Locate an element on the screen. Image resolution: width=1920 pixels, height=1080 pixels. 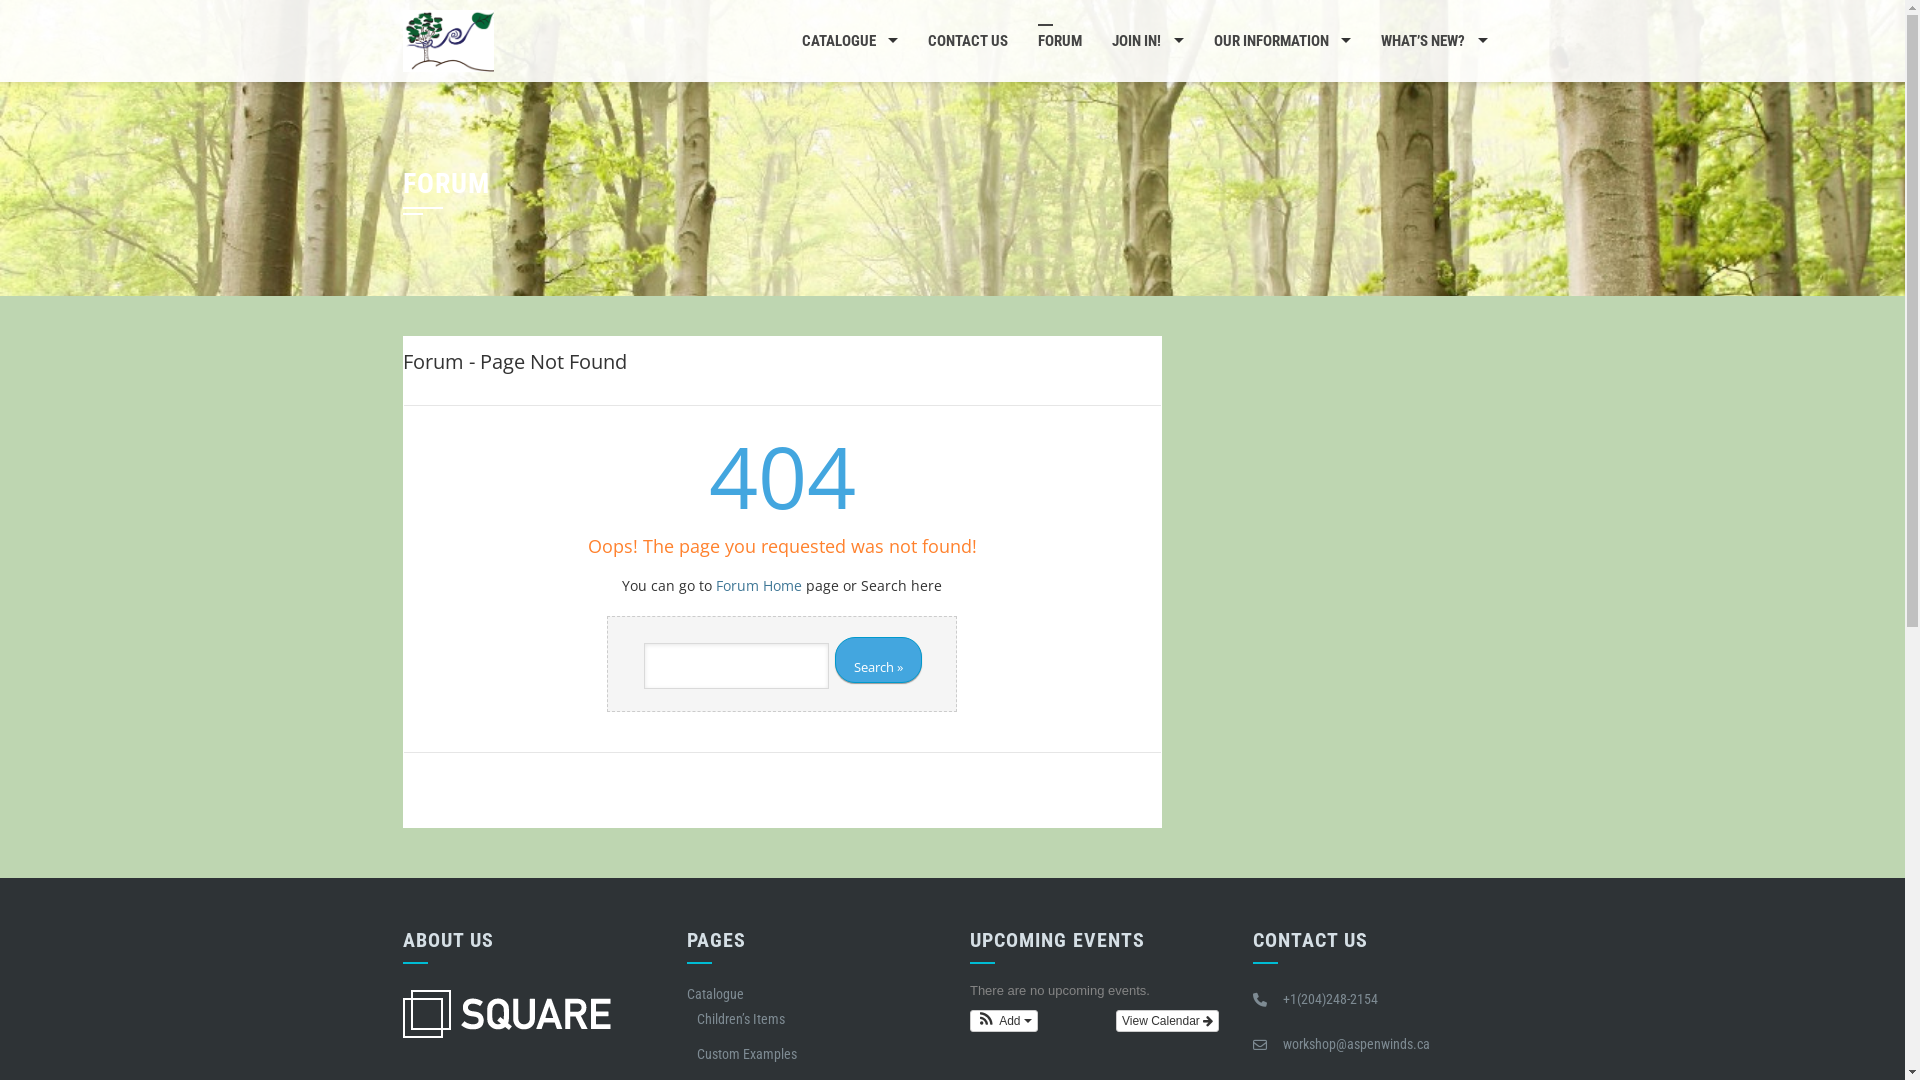
'FORUM' is located at coordinates (1059, 41).